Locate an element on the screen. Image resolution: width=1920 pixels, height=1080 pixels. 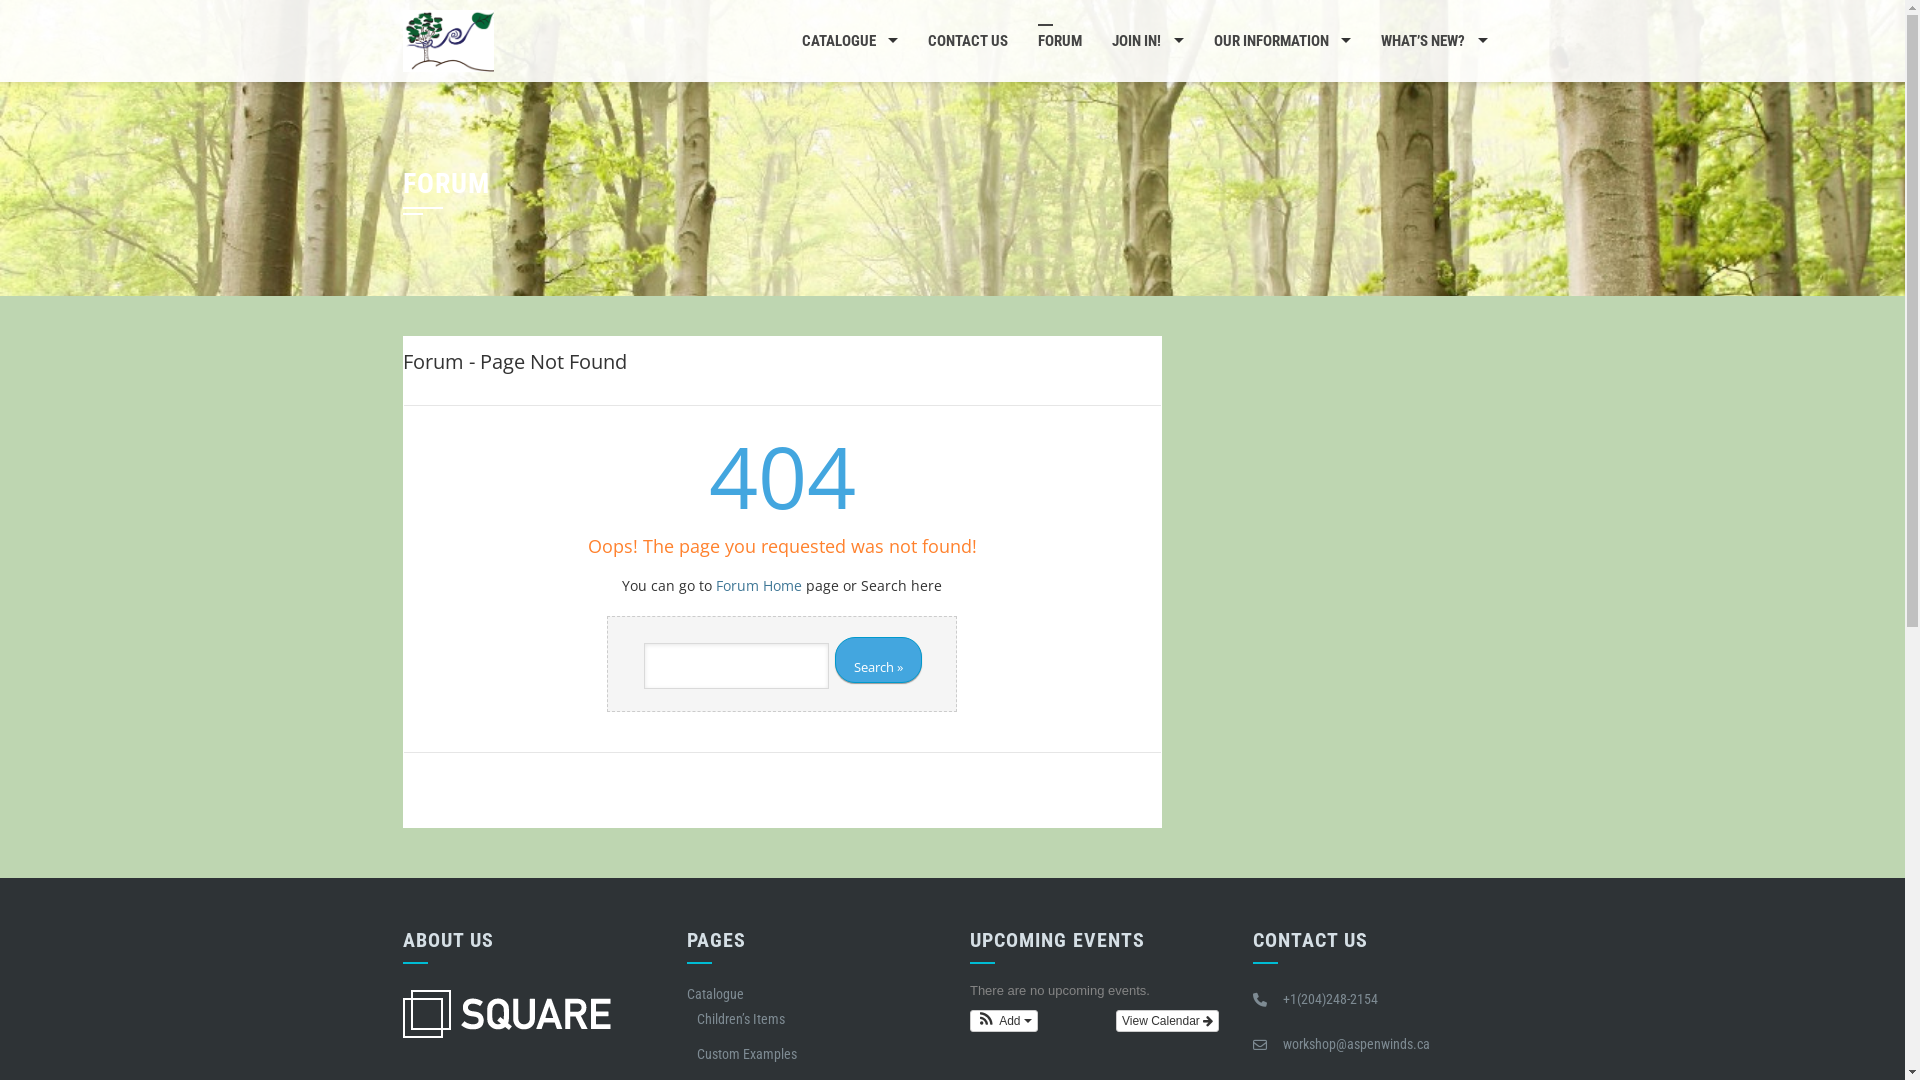
'FORUM' is located at coordinates (1059, 41).